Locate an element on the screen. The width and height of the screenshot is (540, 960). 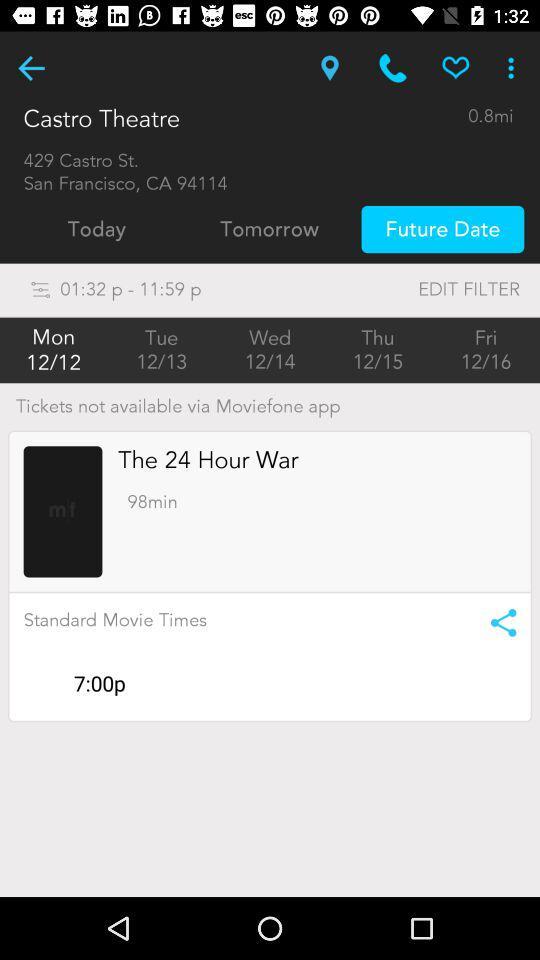
the item below tickets not available item is located at coordinates (207, 460).